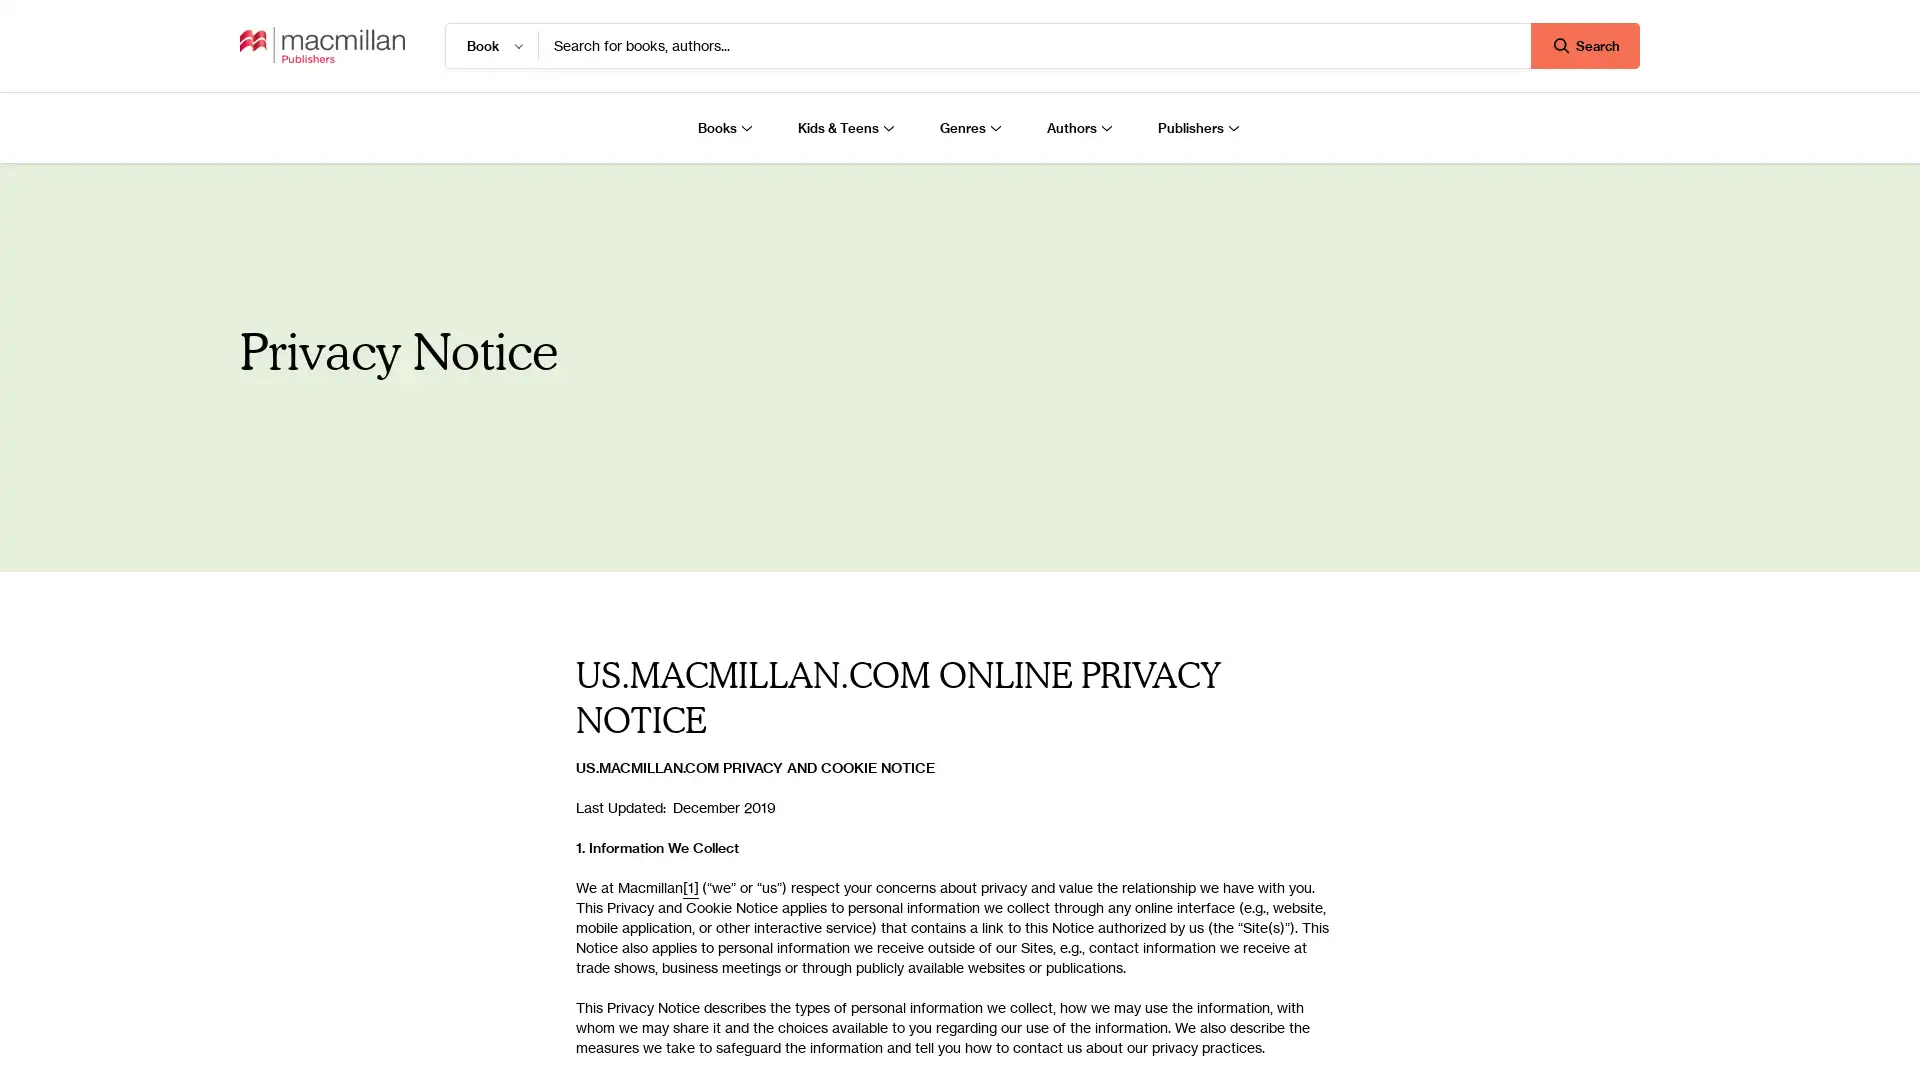 The height and width of the screenshot is (1080, 1920). What do you see at coordinates (1584, 45) in the screenshot?
I see `Search` at bounding box center [1584, 45].